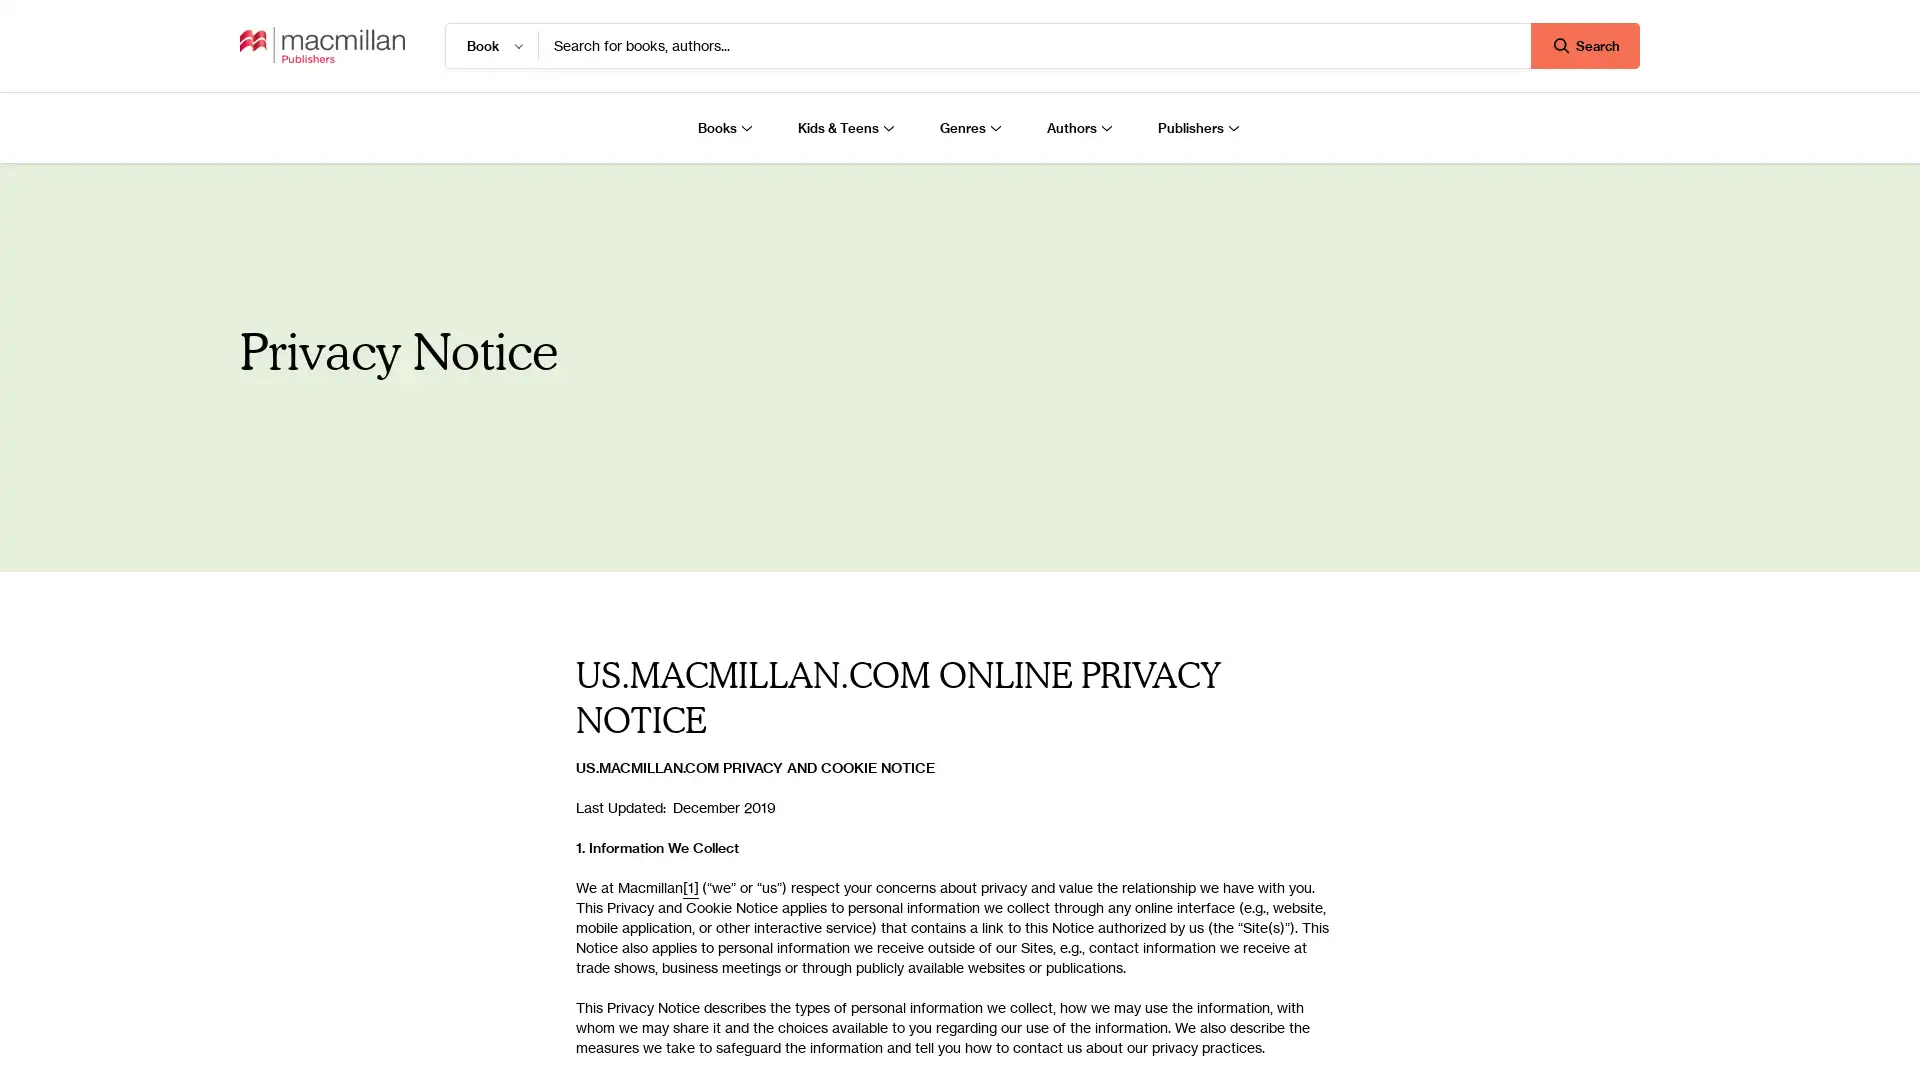 The height and width of the screenshot is (1080, 1920). What do you see at coordinates (1584, 45) in the screenshot?
I see `Search` at bounding box center [1584, 45].